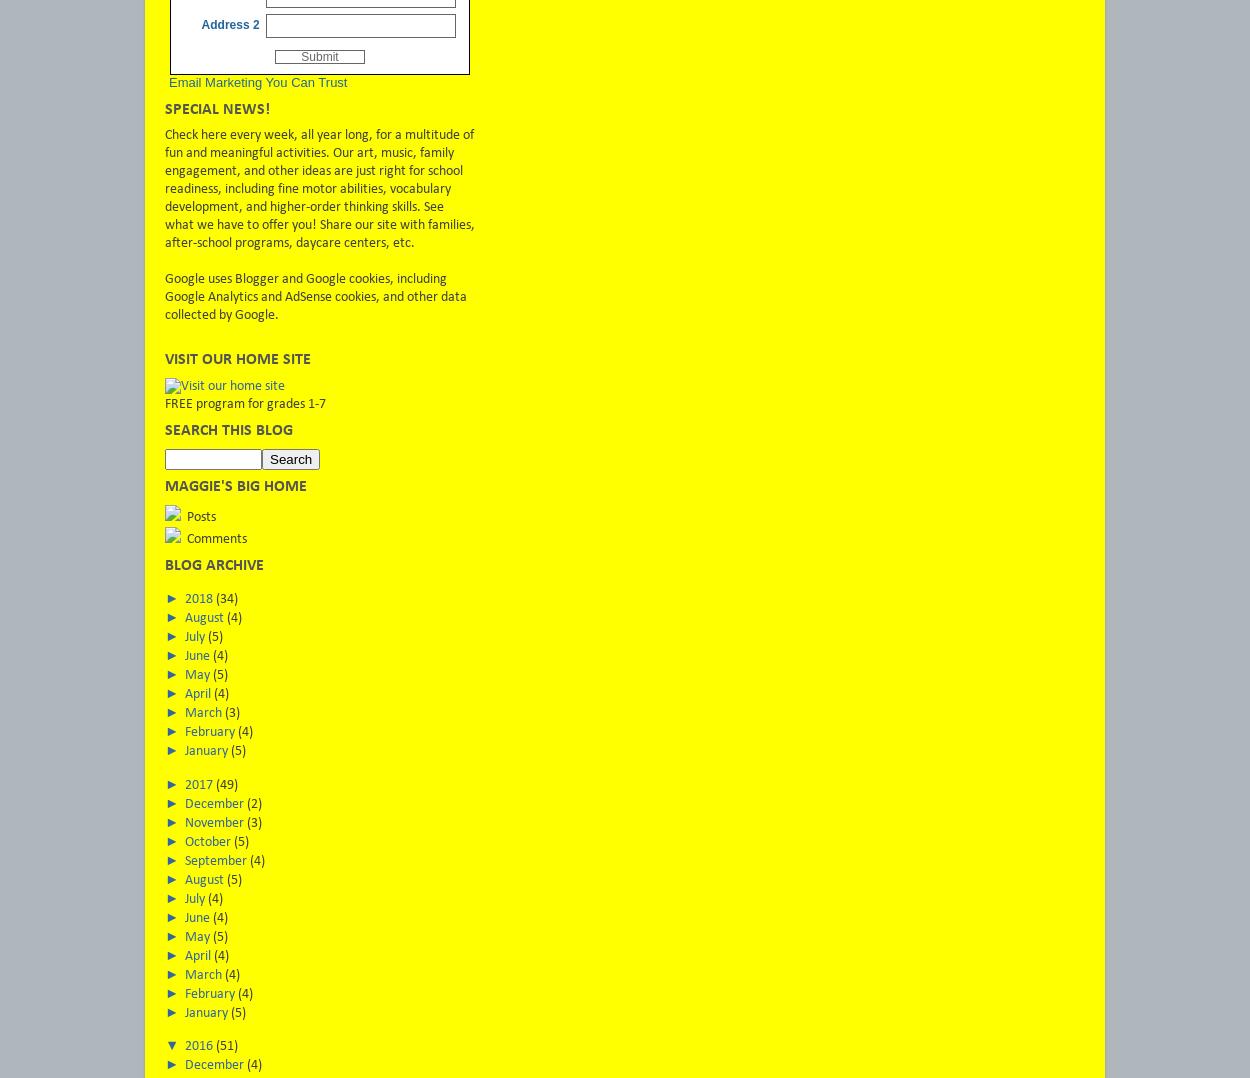 This screenshot has width=1250, height=1078. Describe the element at coordinates (228, 430) in the screenshot. I see `'Search This Blog'` at that location.